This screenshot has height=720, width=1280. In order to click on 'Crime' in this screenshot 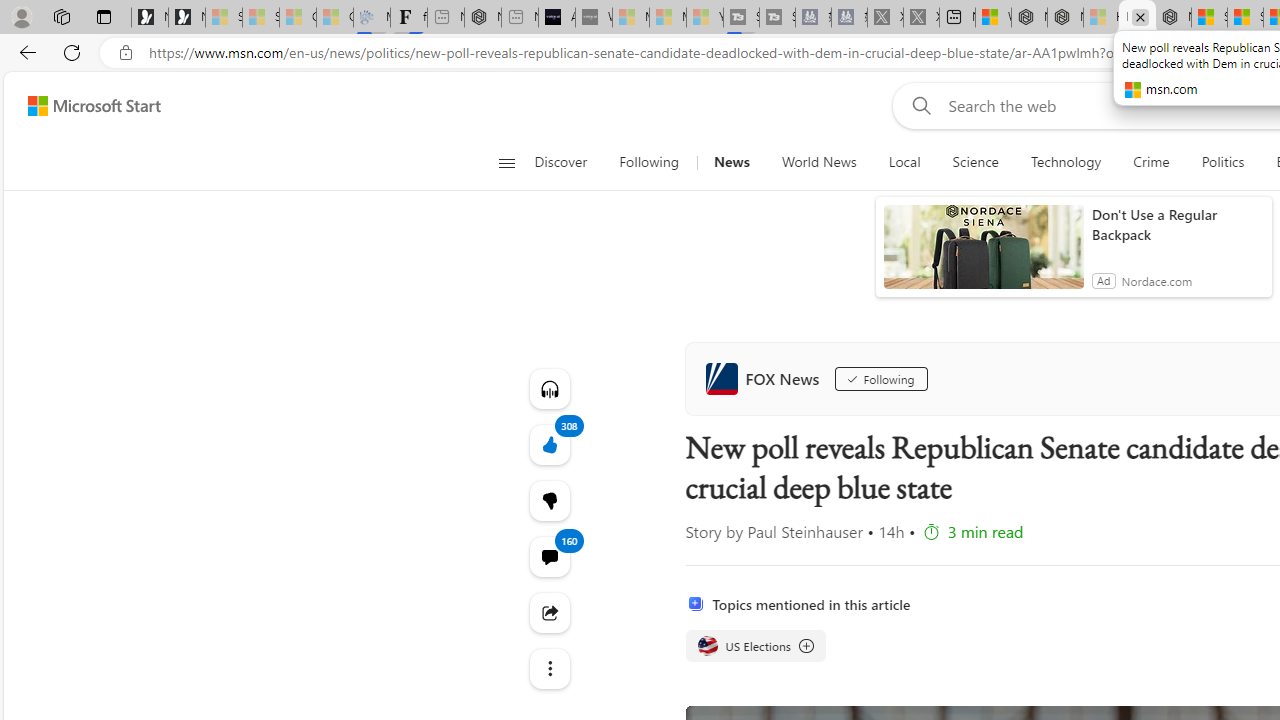, I will do `click(1151, 162)`.